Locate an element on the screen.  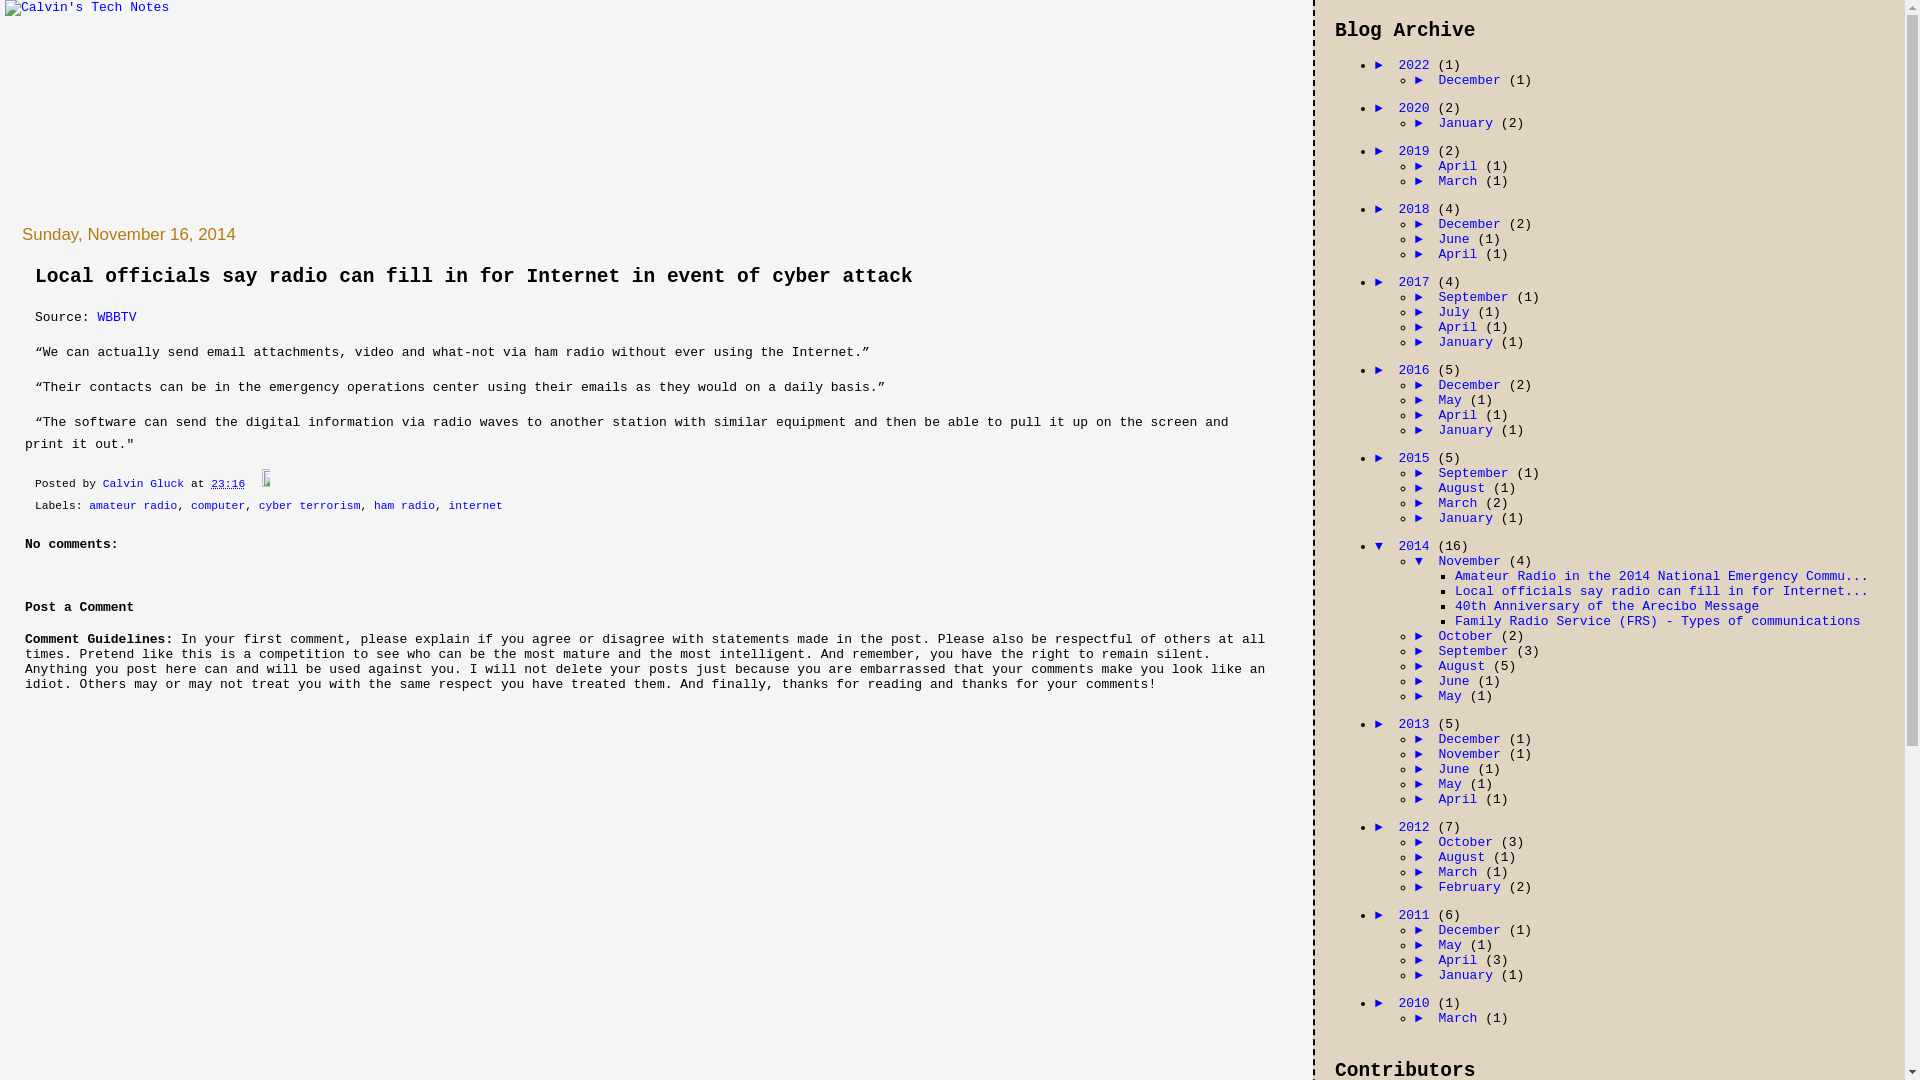
'2010' is located at coordinates (1416, 1003).